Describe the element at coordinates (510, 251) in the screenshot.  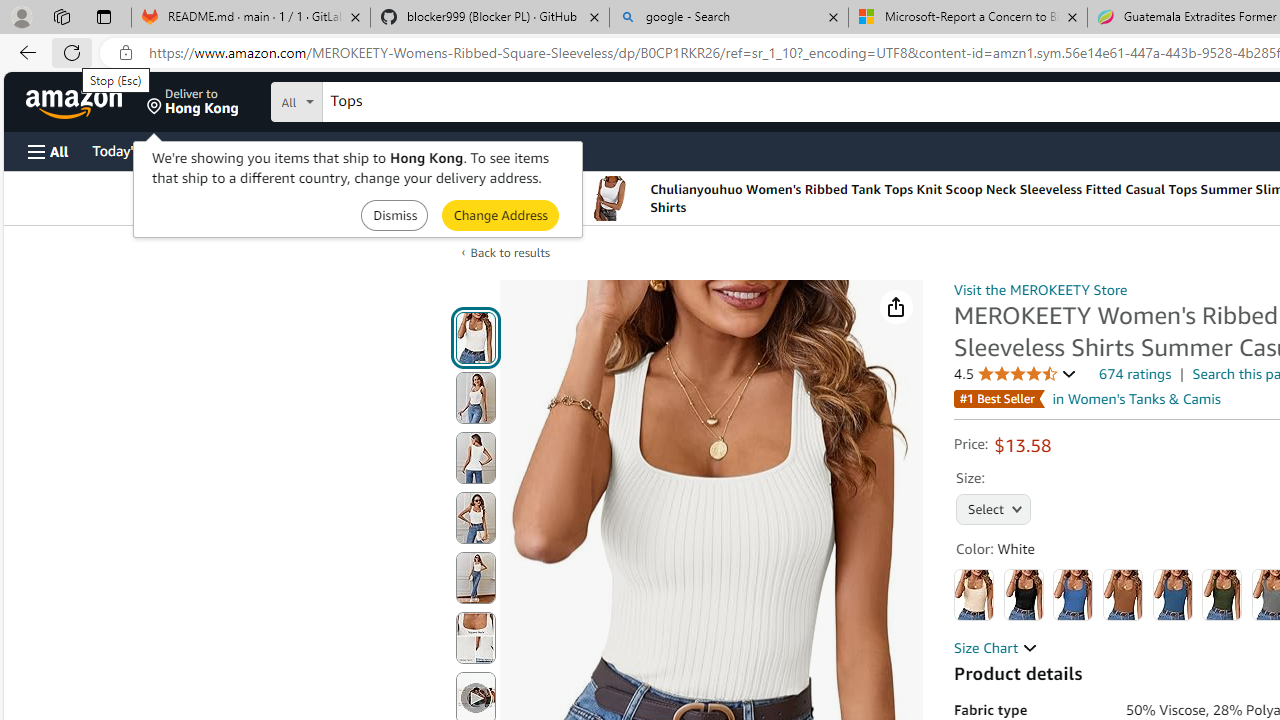
I see `'Back to results'` at that location.